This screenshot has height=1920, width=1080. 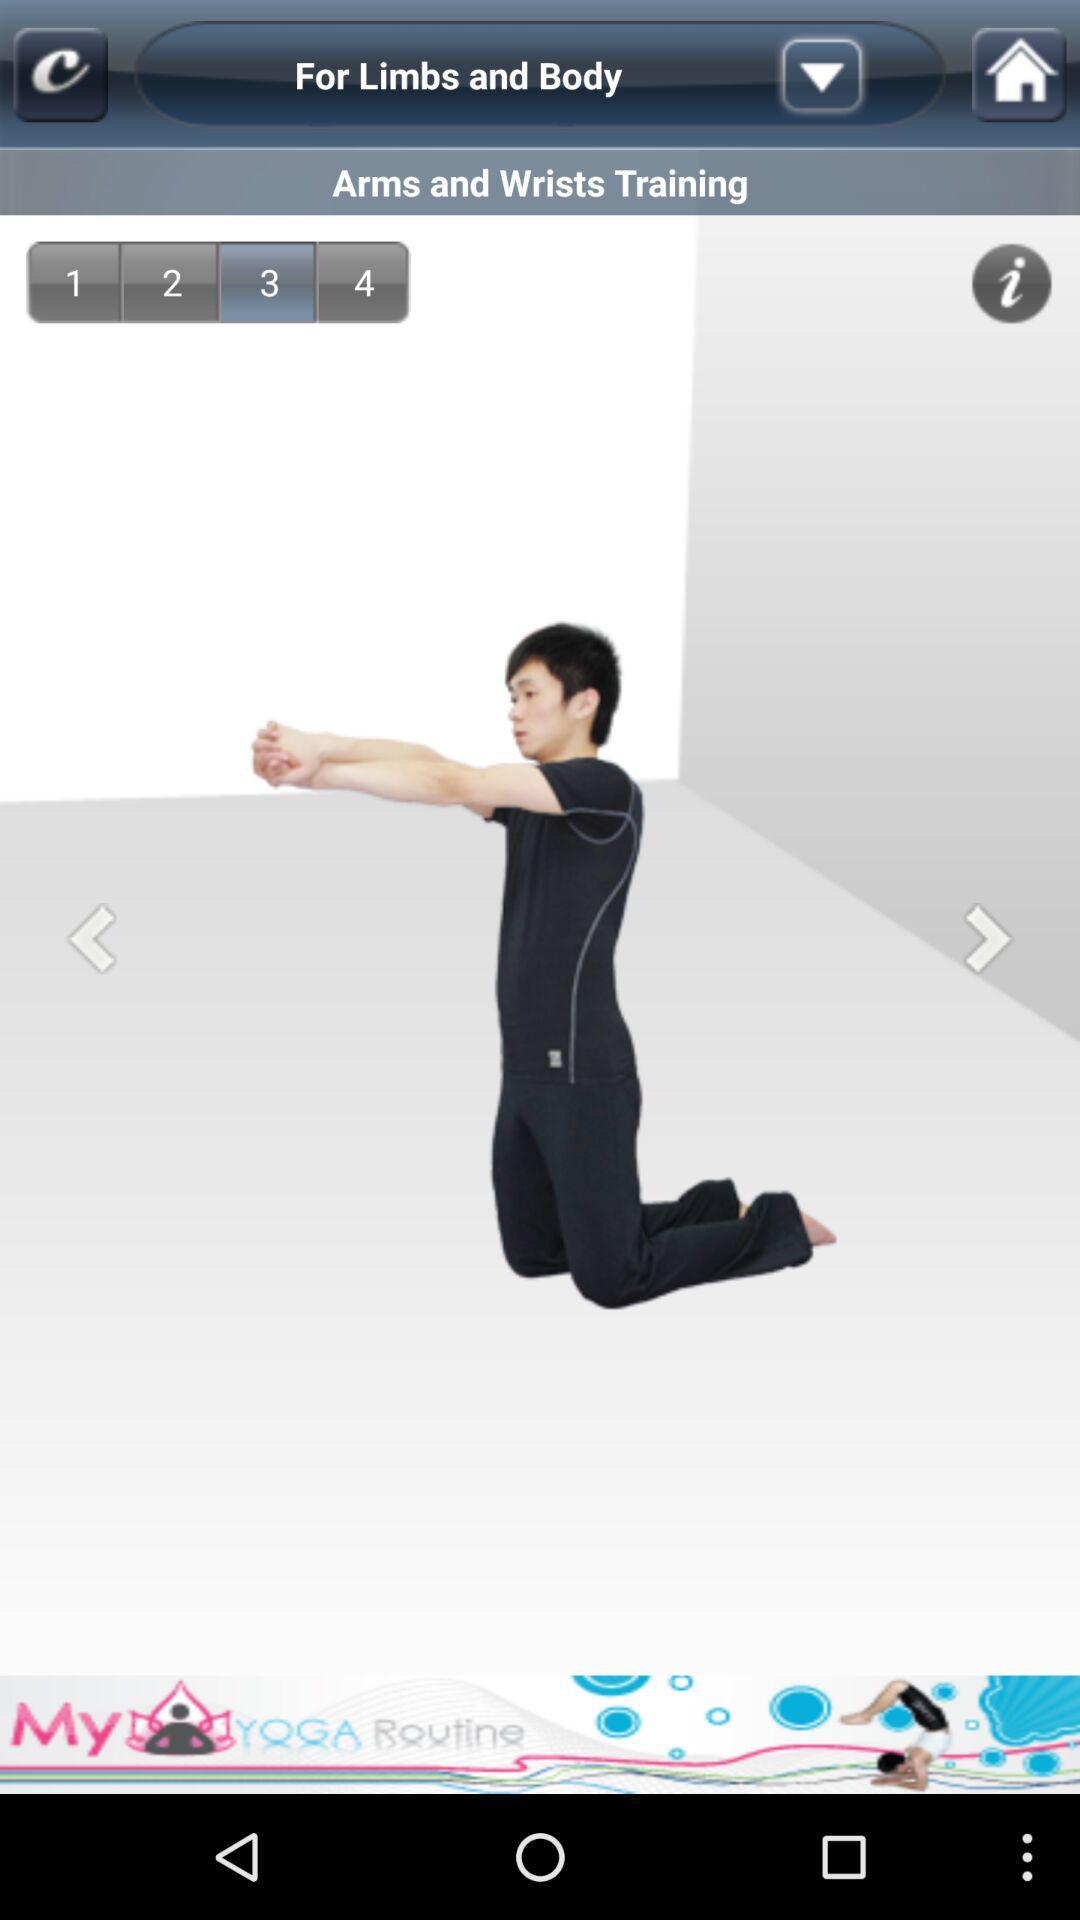 I want to click on item above arms and wrists item, so click(x=1019, y=75).